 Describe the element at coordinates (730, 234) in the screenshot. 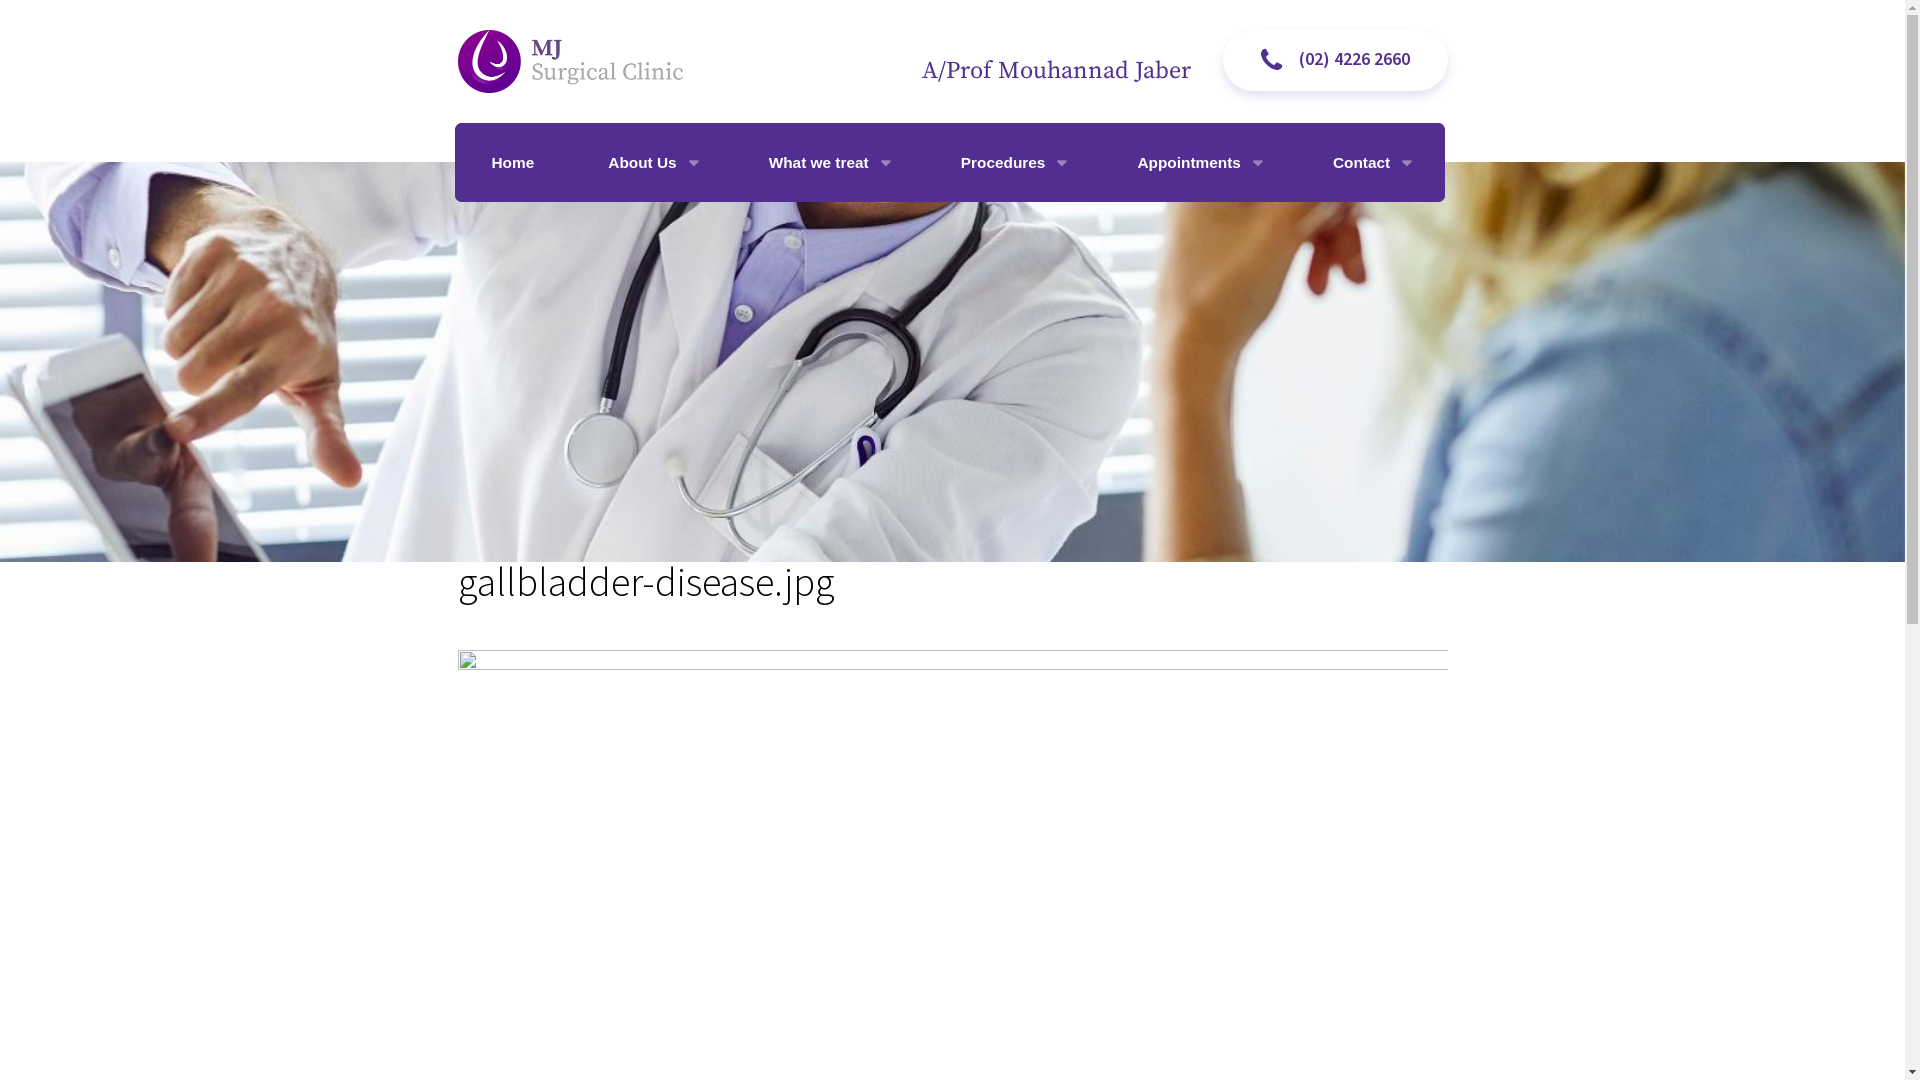

I see `'Obesity'` at that location.